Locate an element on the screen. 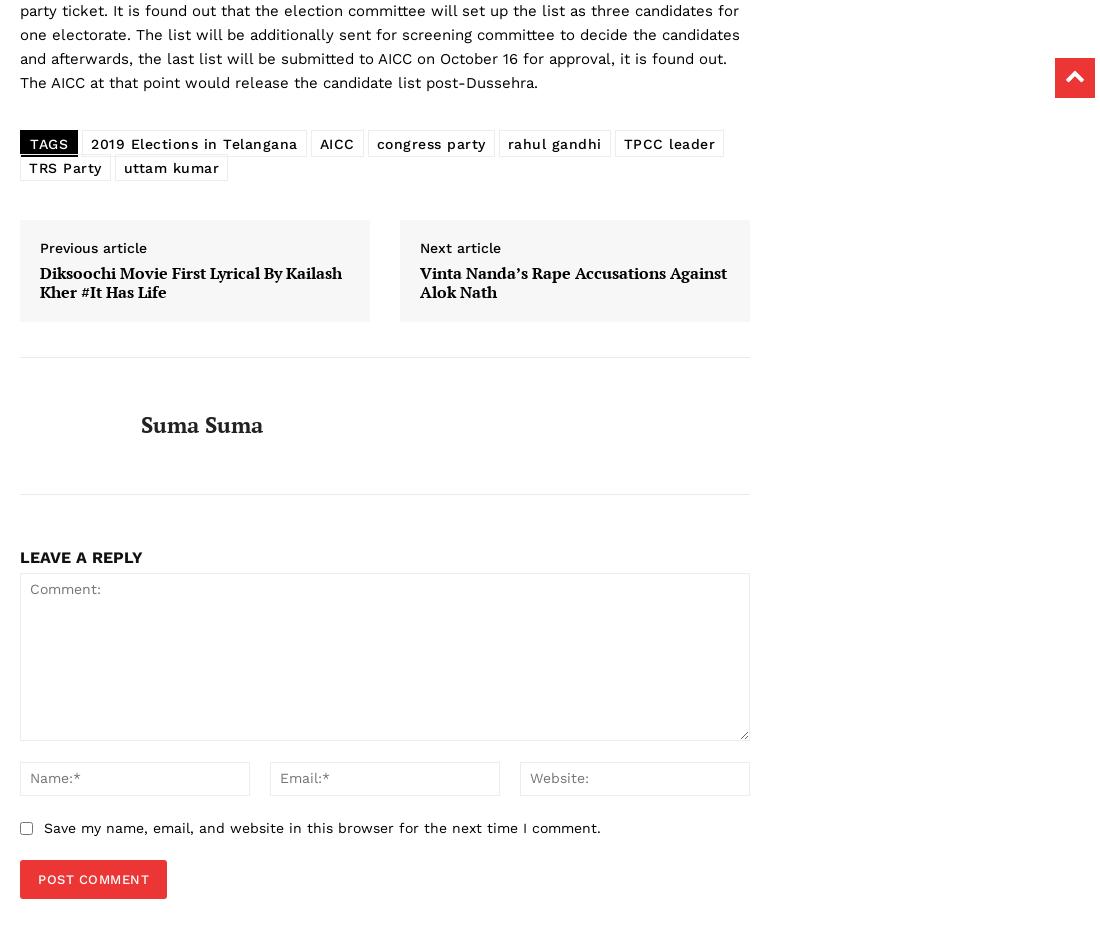 The height and width of the screenshot is (949, 1100). '2019 Elections in Telangana' is located at coordinates (193, 143).